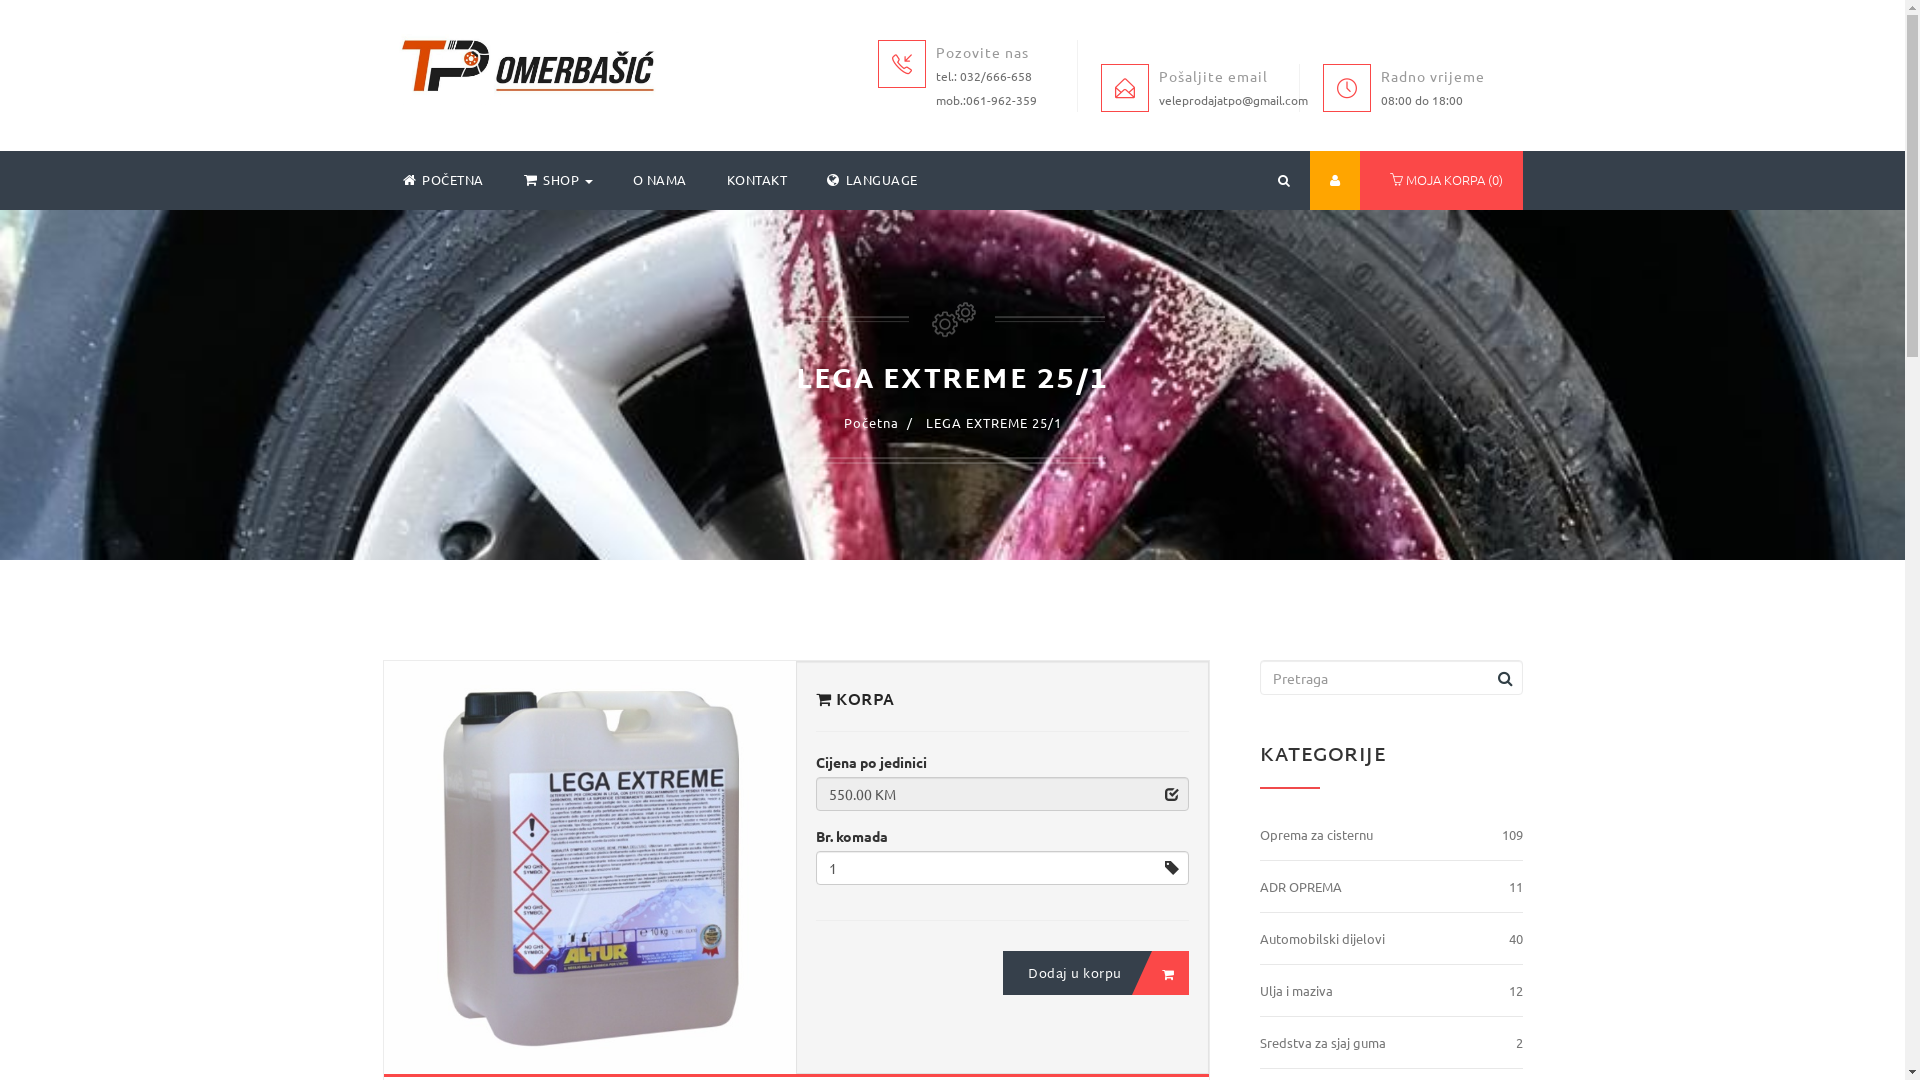  Describe the element at coordinates (558, 180) in the screenshot. I see `'SHOP'` at that location.